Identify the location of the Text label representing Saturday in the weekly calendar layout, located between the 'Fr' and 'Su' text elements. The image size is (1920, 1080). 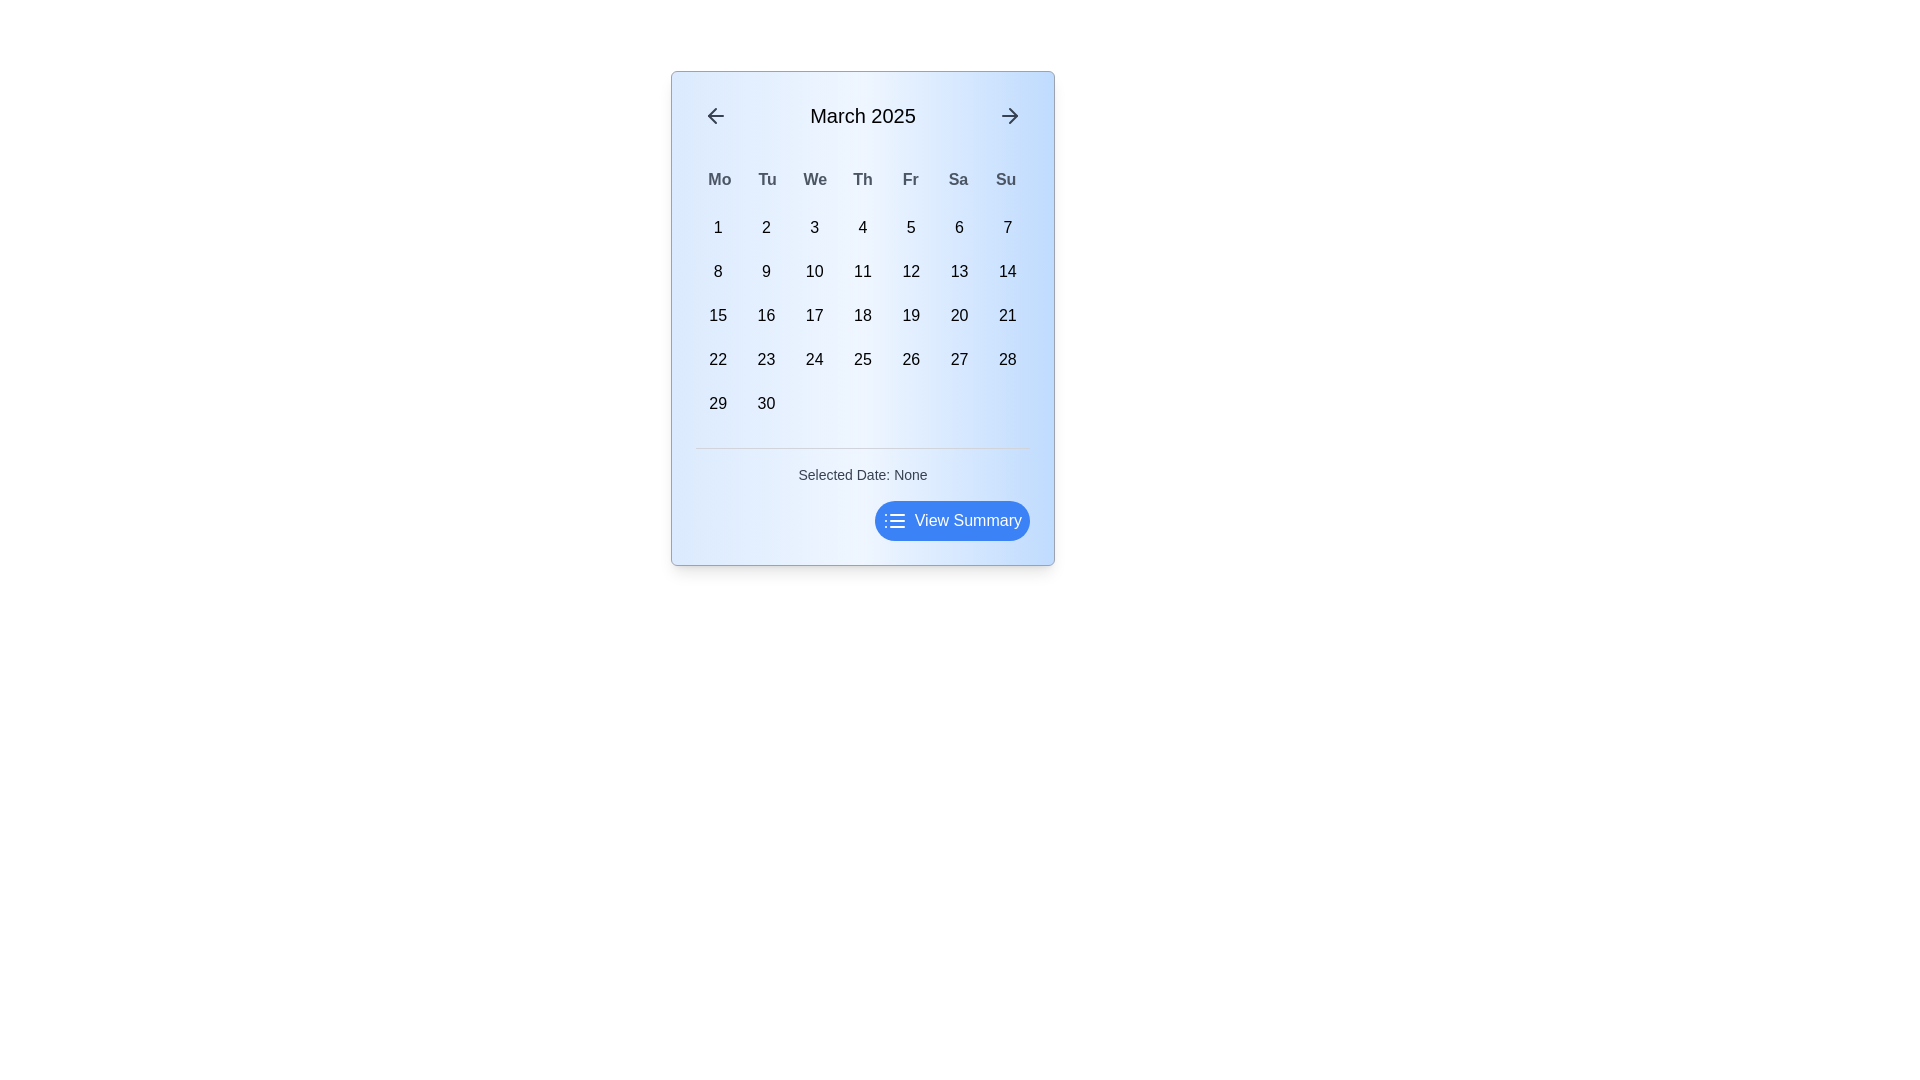
(957, 180).